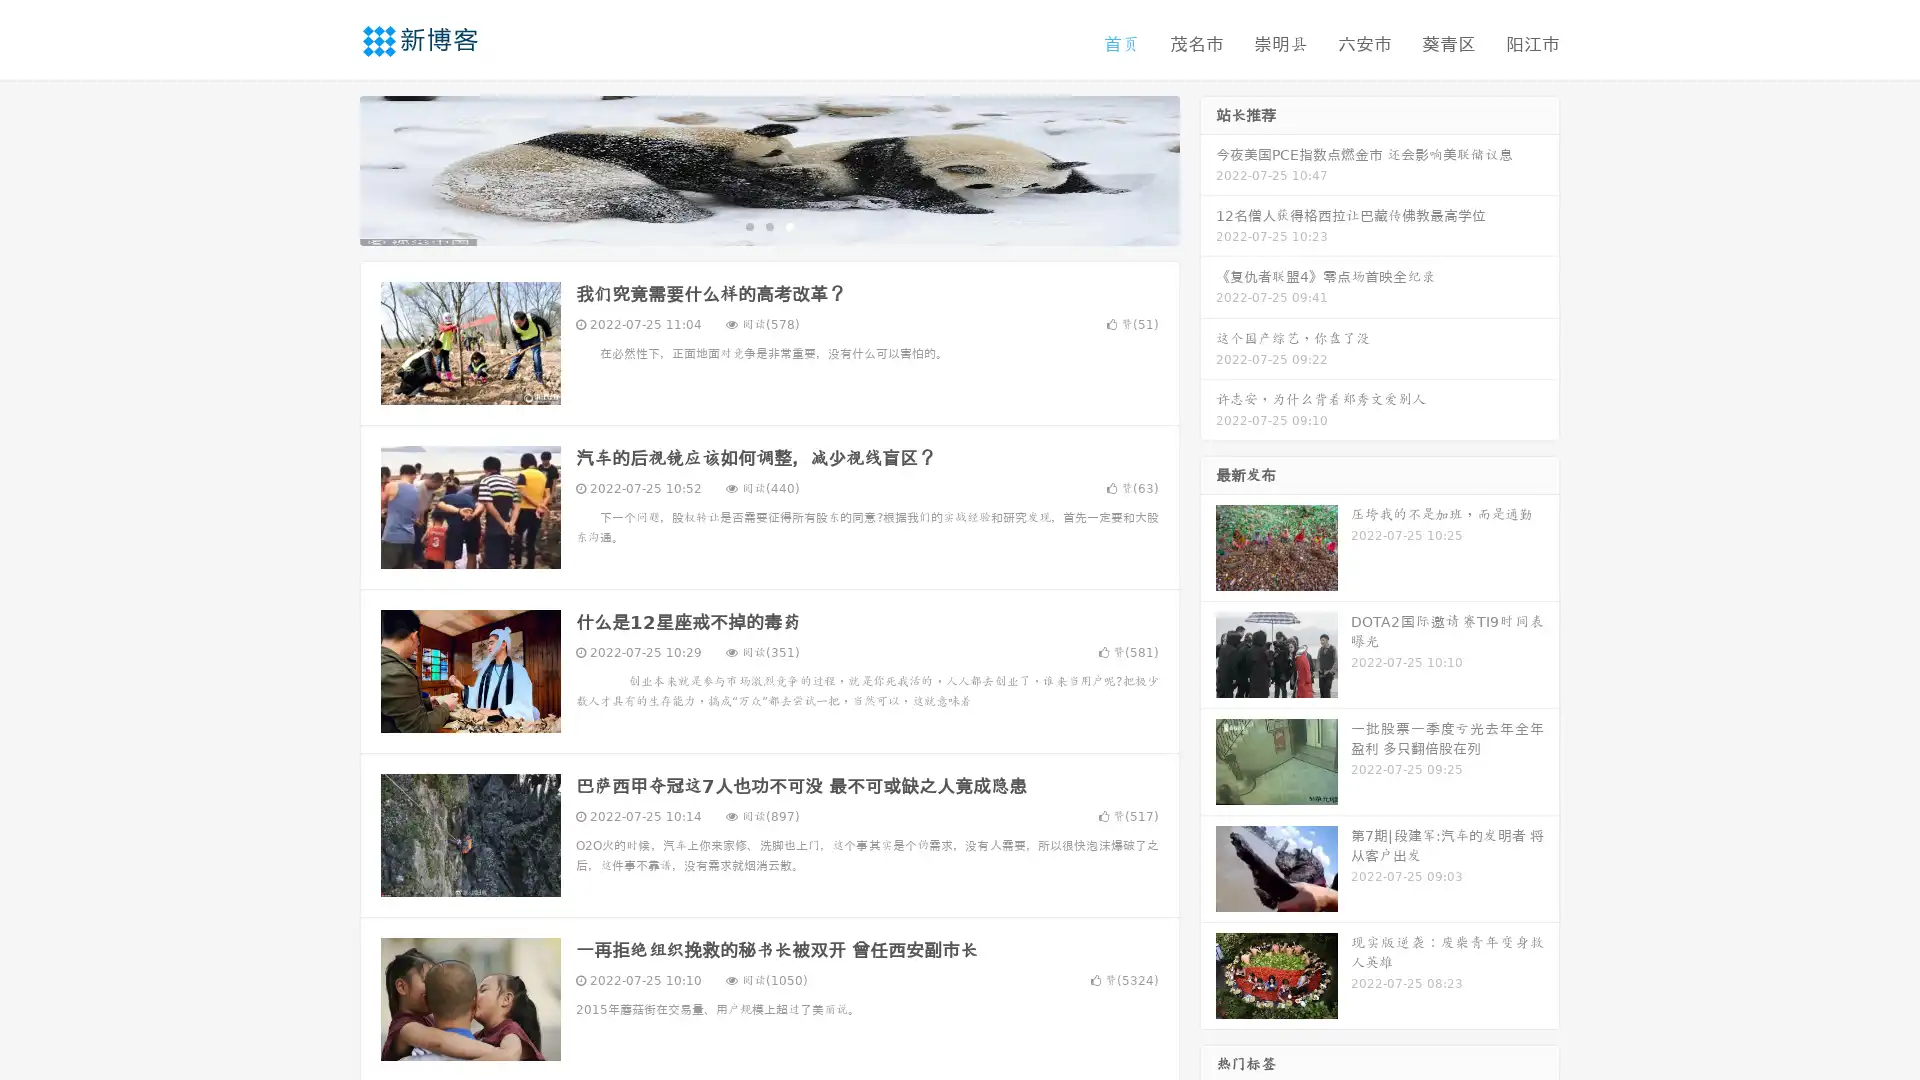  What do you see at coordinates (768, 225) in the screenshot?
I see `Go to slide 2` at bounding box center [768, 225].